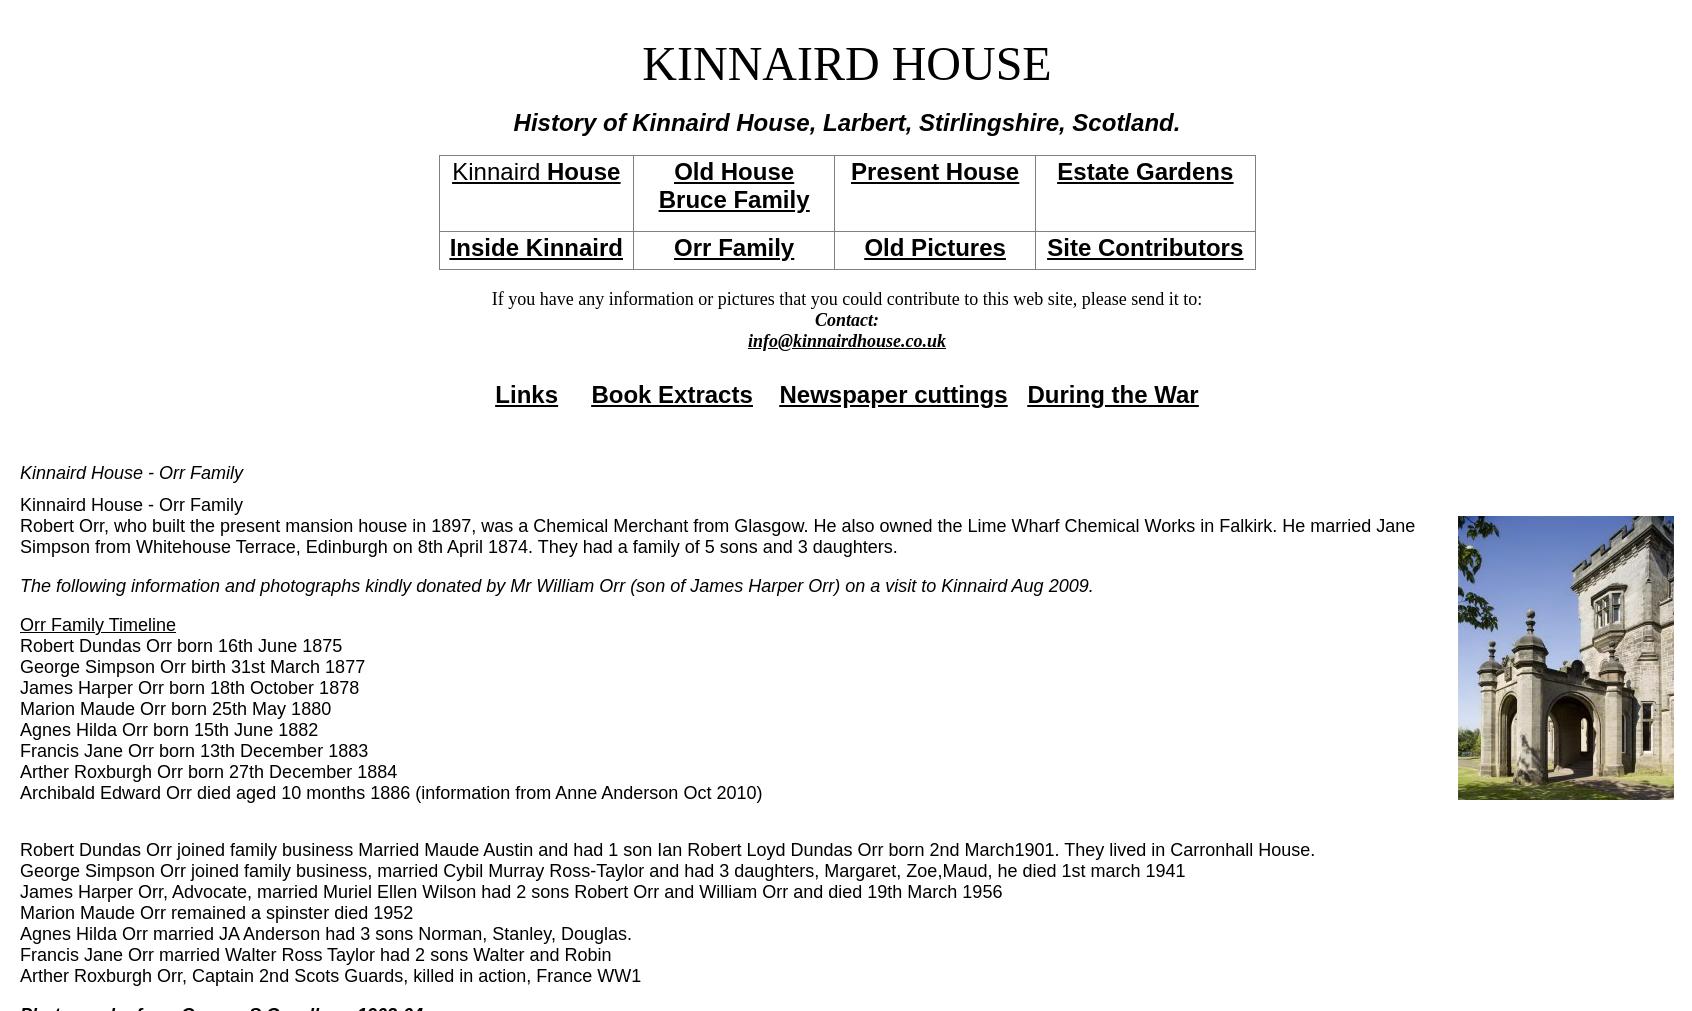  I want to click on 'Kinnaird', so click(499, 171).